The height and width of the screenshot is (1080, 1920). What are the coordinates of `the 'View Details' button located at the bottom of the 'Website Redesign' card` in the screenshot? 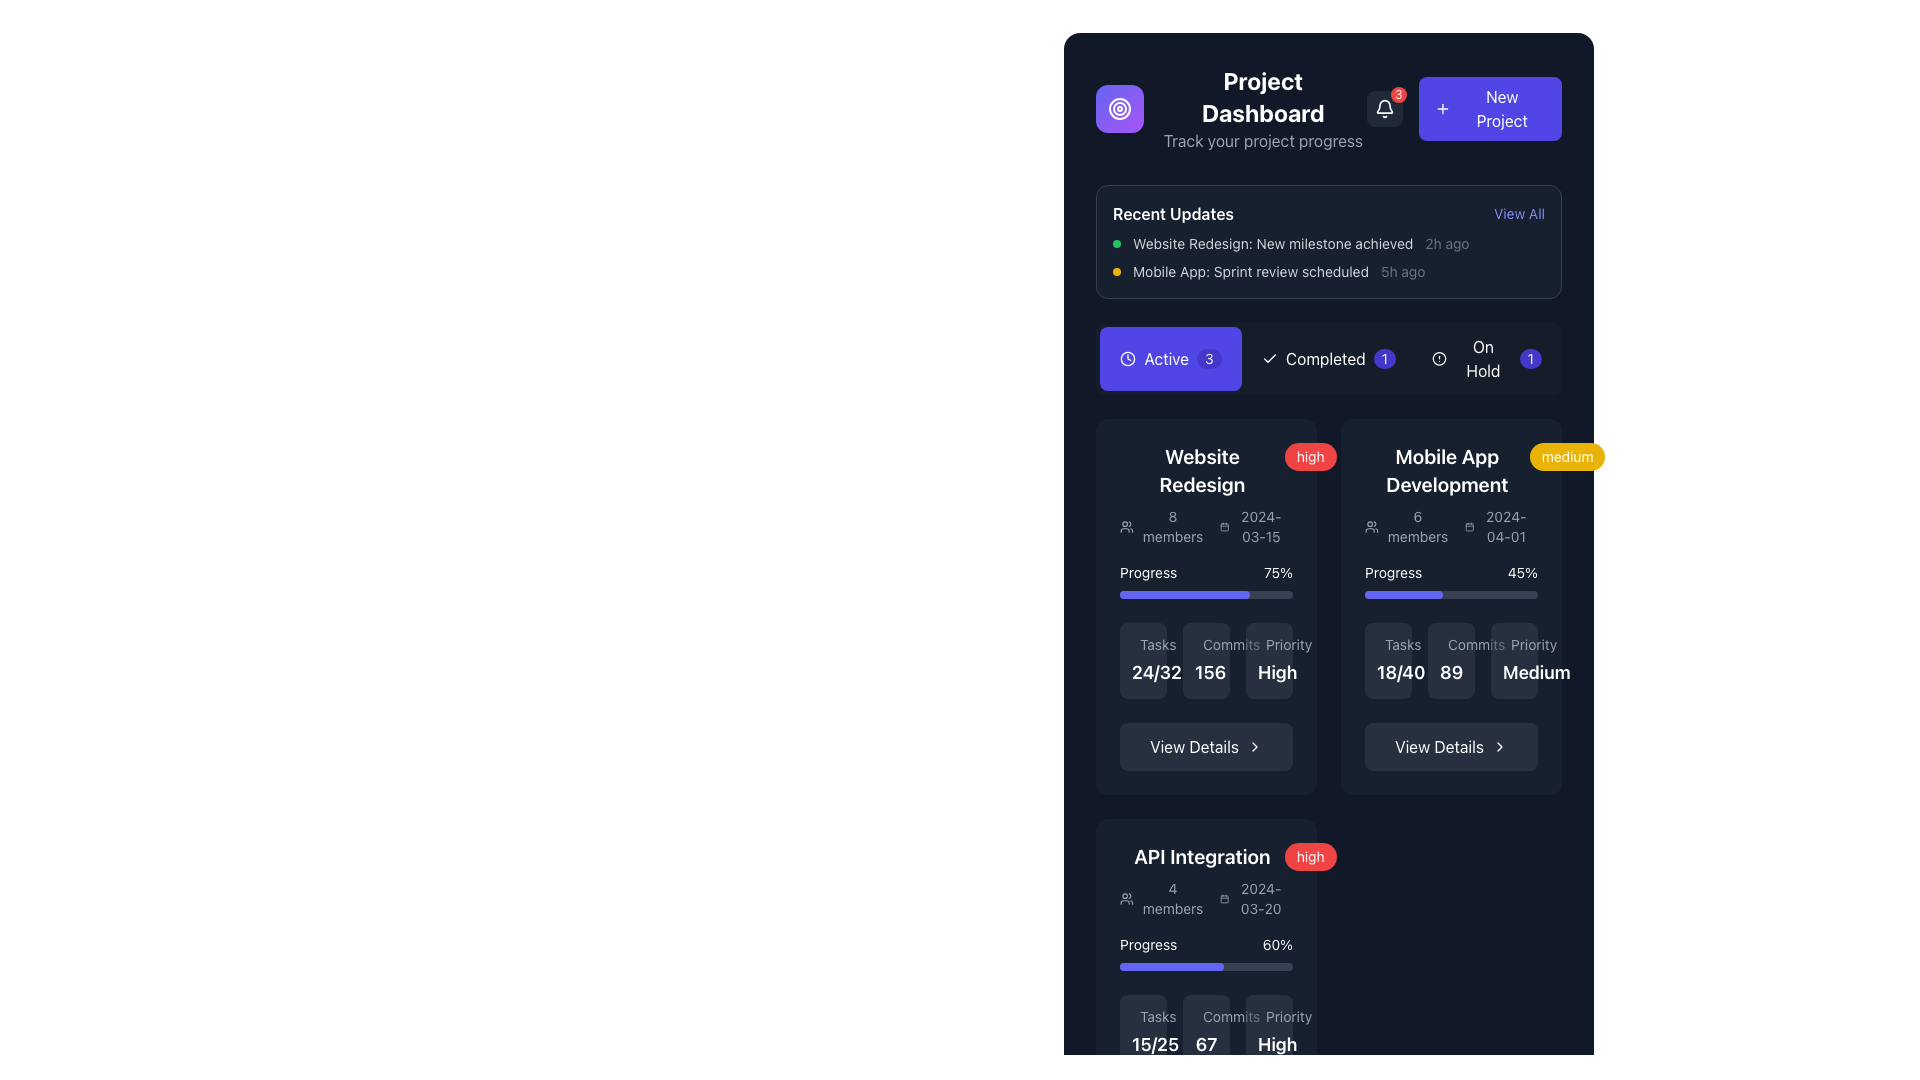 It's located at (1205, 747).